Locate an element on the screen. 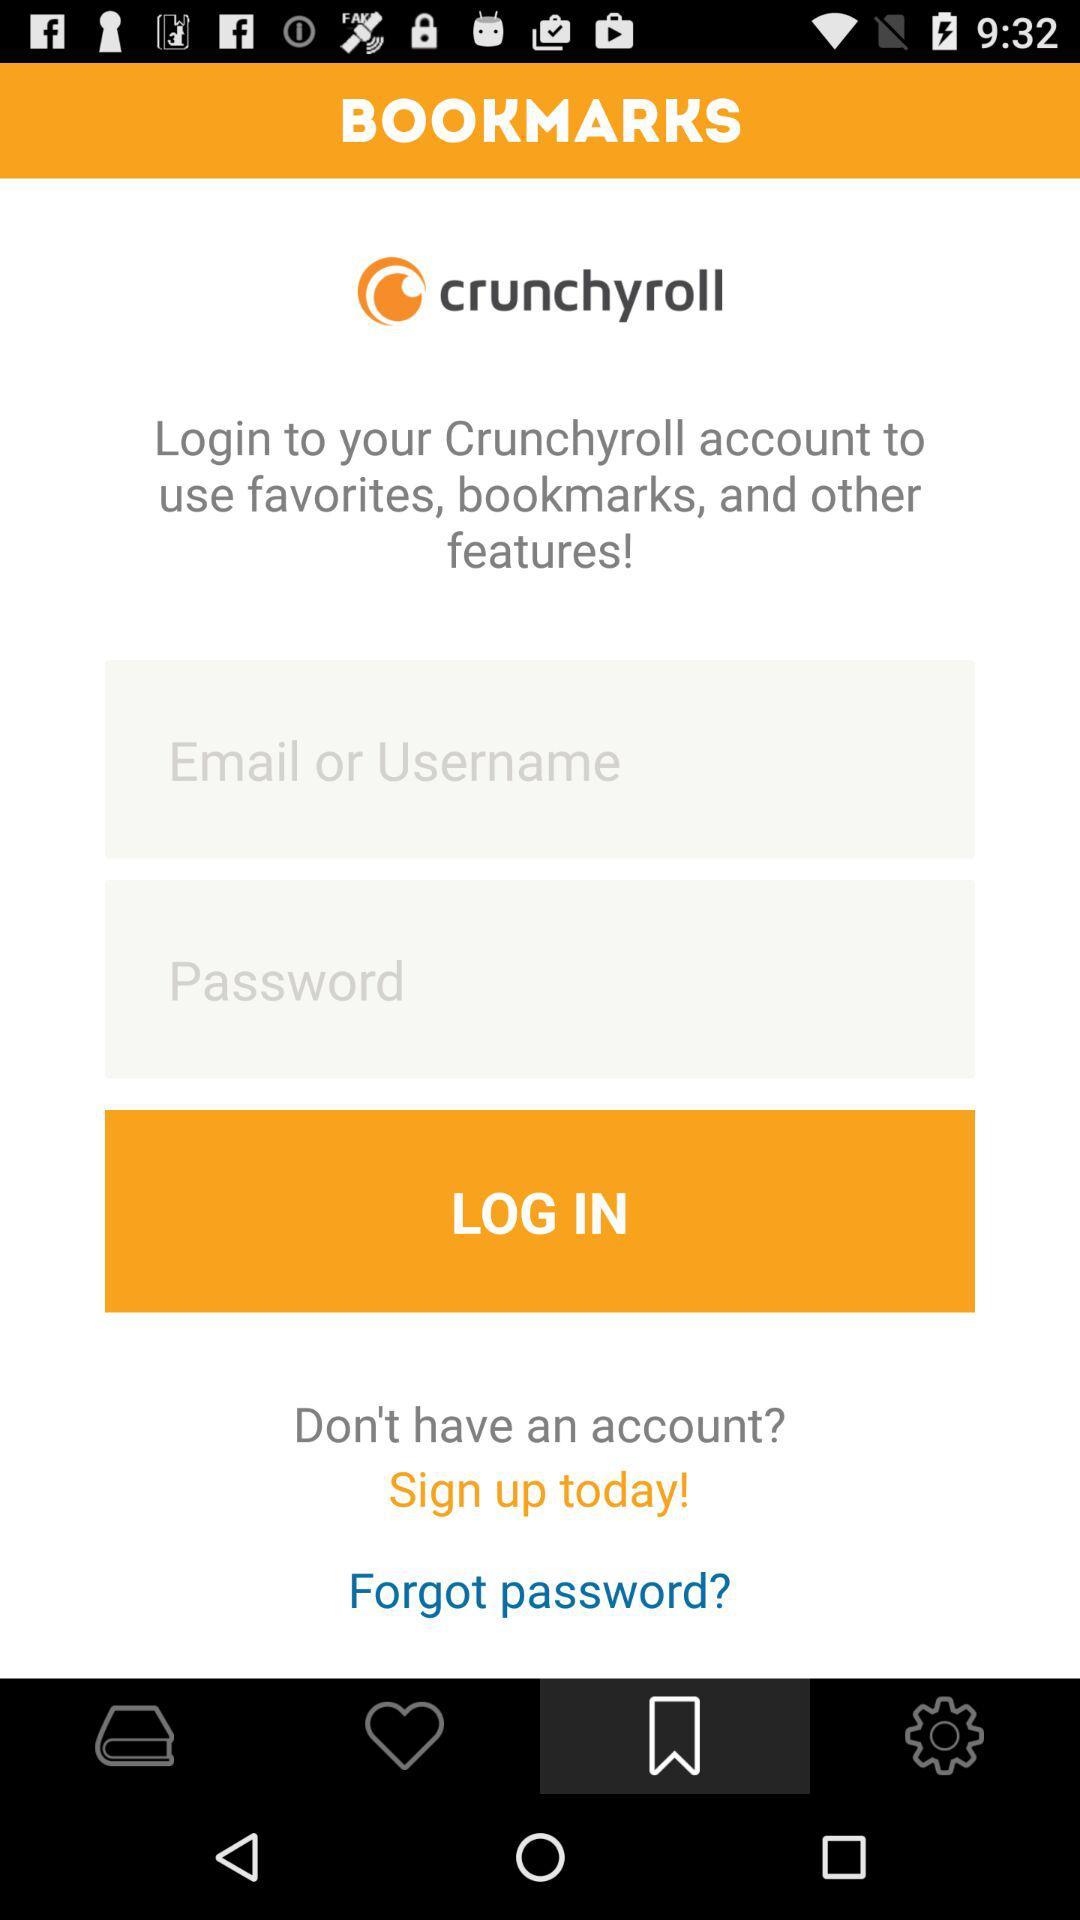 The image size is (1080, 1920). email or username is located at coordinates (540, 758).